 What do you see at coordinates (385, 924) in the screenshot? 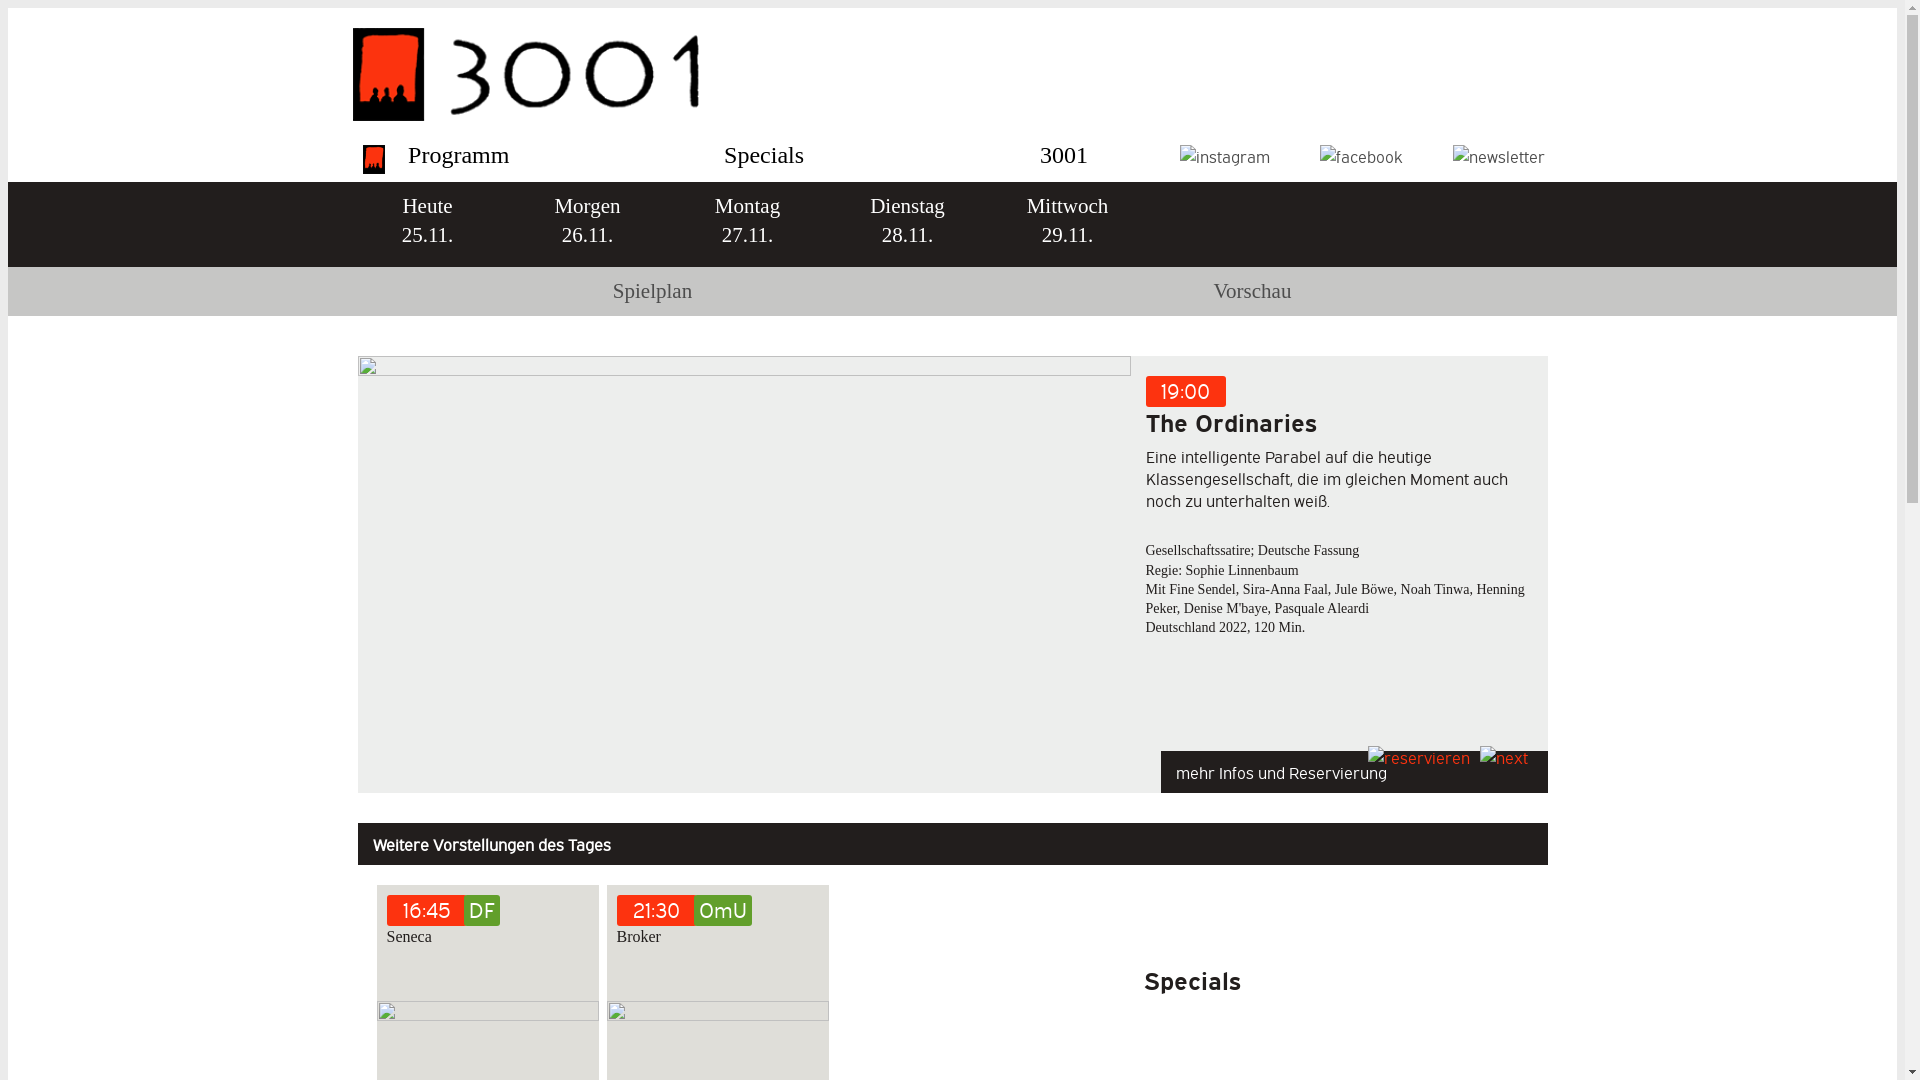
I see `'16:45 DF` at bounding box center [385, 924].